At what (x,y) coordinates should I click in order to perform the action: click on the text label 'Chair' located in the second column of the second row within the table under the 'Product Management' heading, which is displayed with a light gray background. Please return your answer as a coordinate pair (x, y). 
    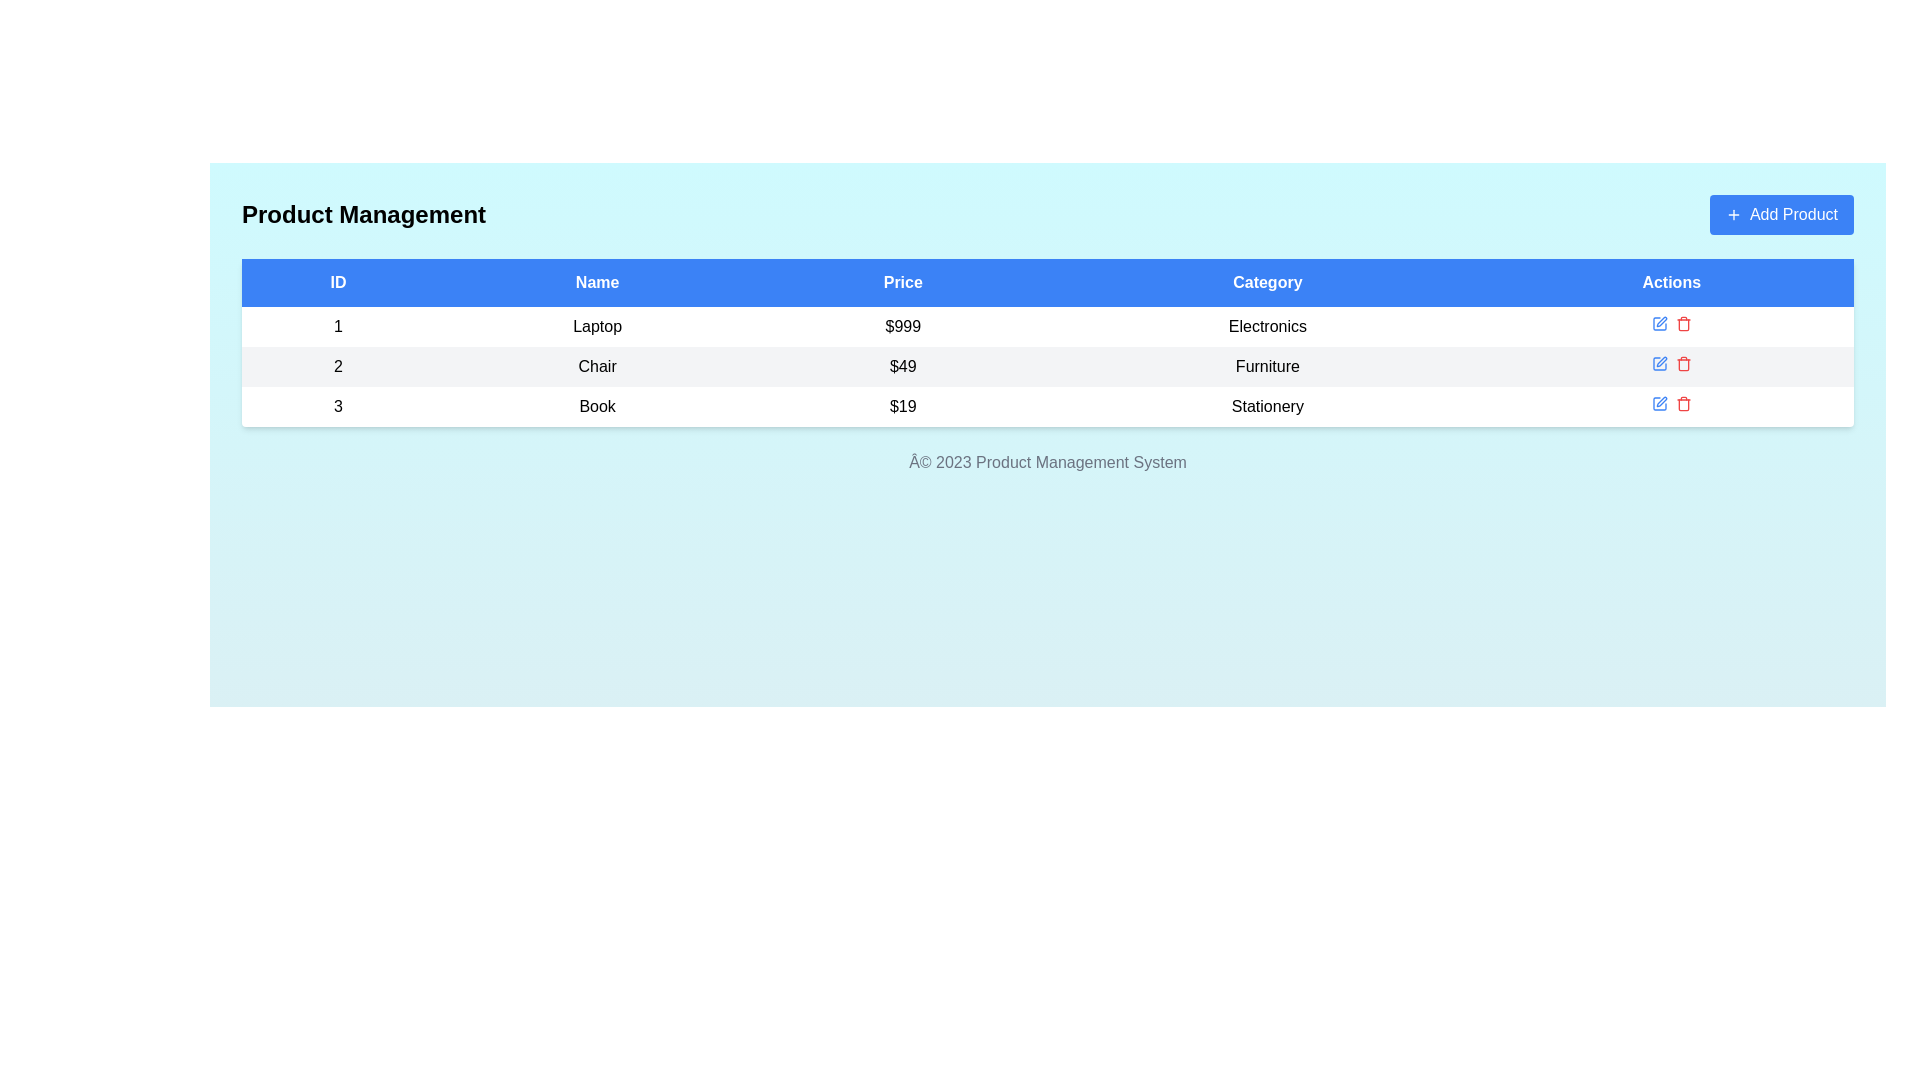
    Looking at the image, I should click on (596, 366).